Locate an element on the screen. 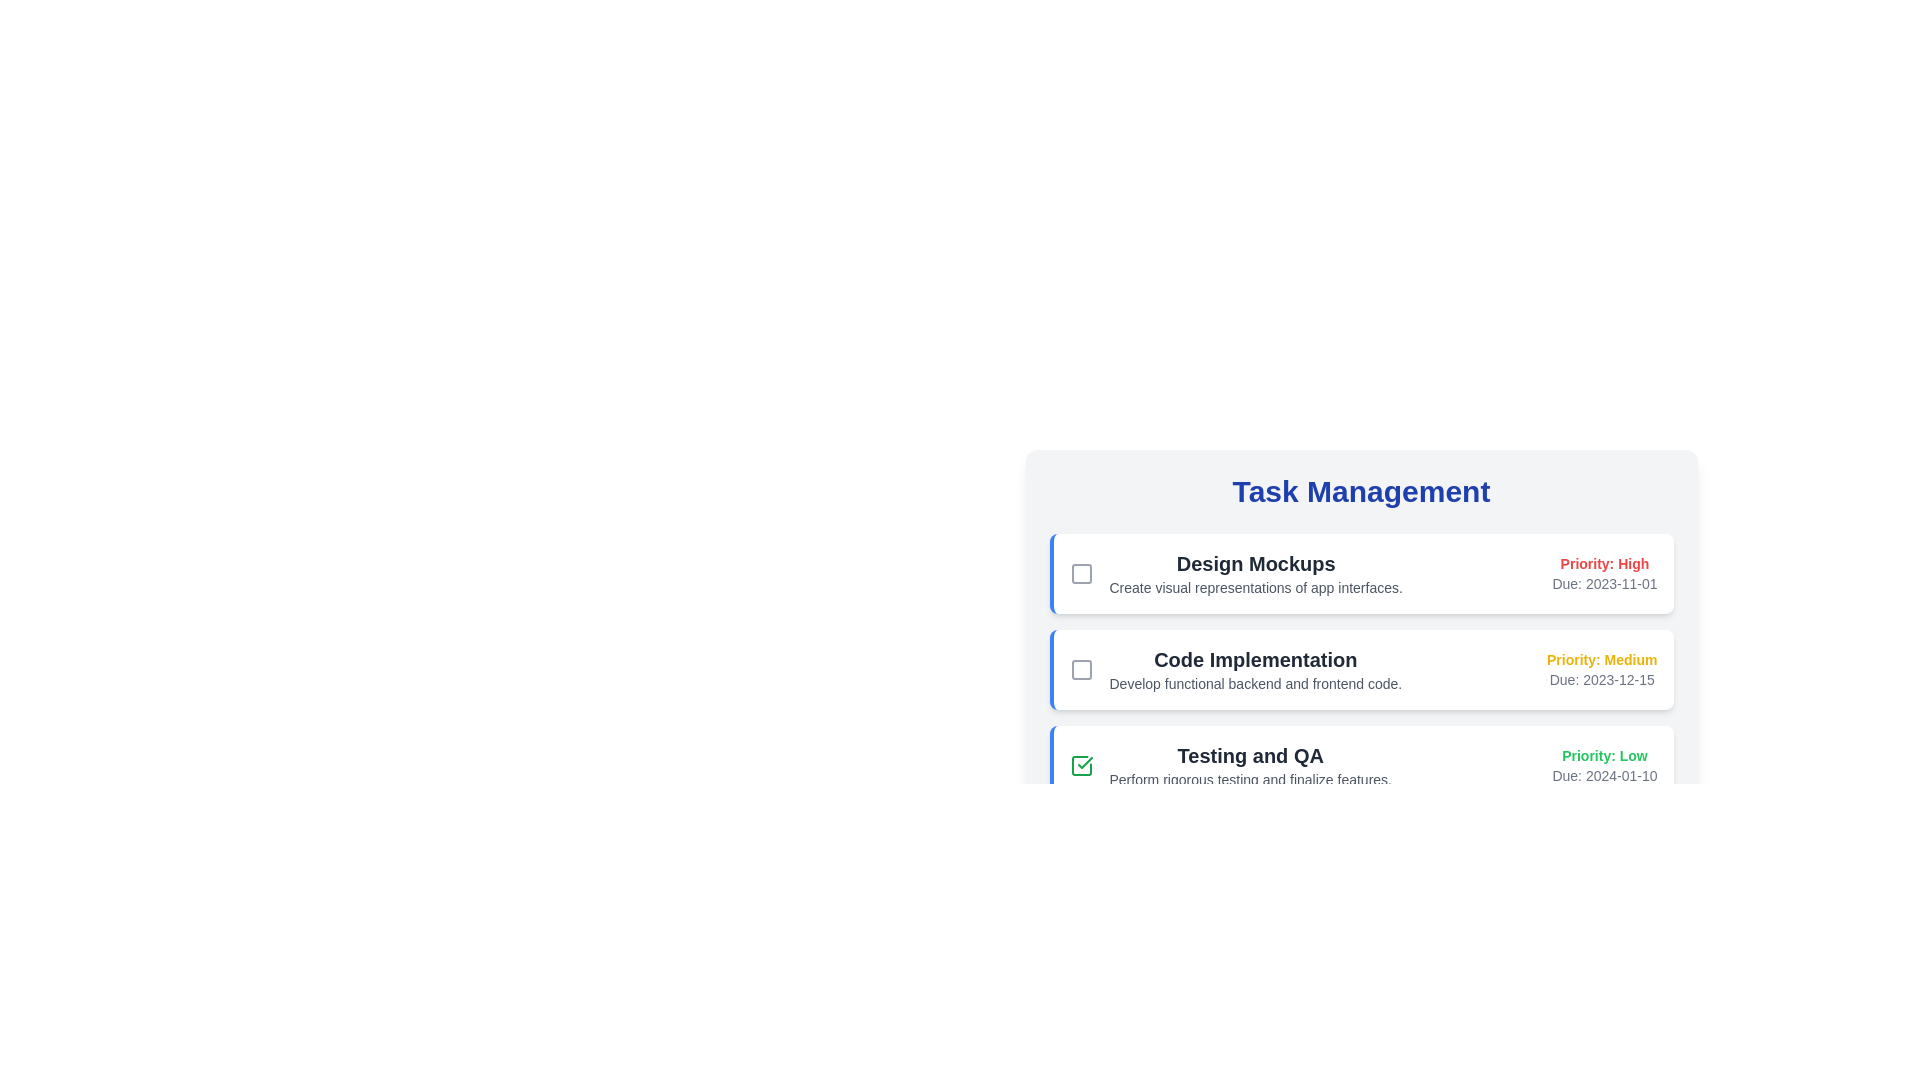 This screenshot has height=1080, width=1920. the Text label displaying 'Priority: High' and 'Due: 2023-11-01', which is positioned on the right side of the 'Design Mockups' section under 'Task Management' is located at coordinates (1604, 574).